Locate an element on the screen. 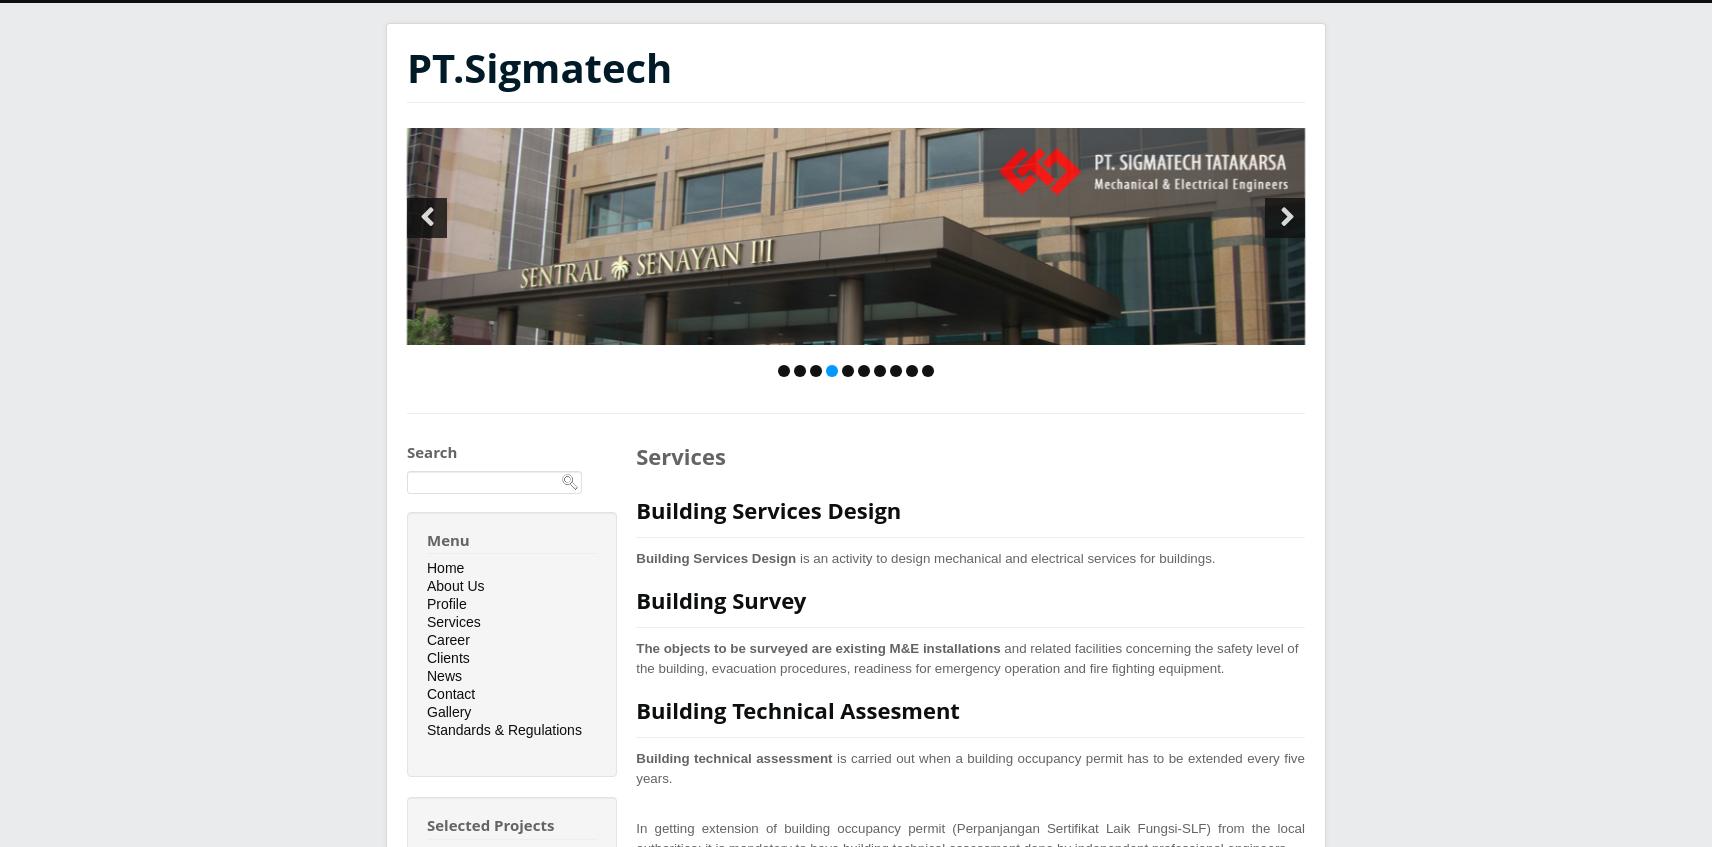  'Home' is located at coordinates (444, 567).